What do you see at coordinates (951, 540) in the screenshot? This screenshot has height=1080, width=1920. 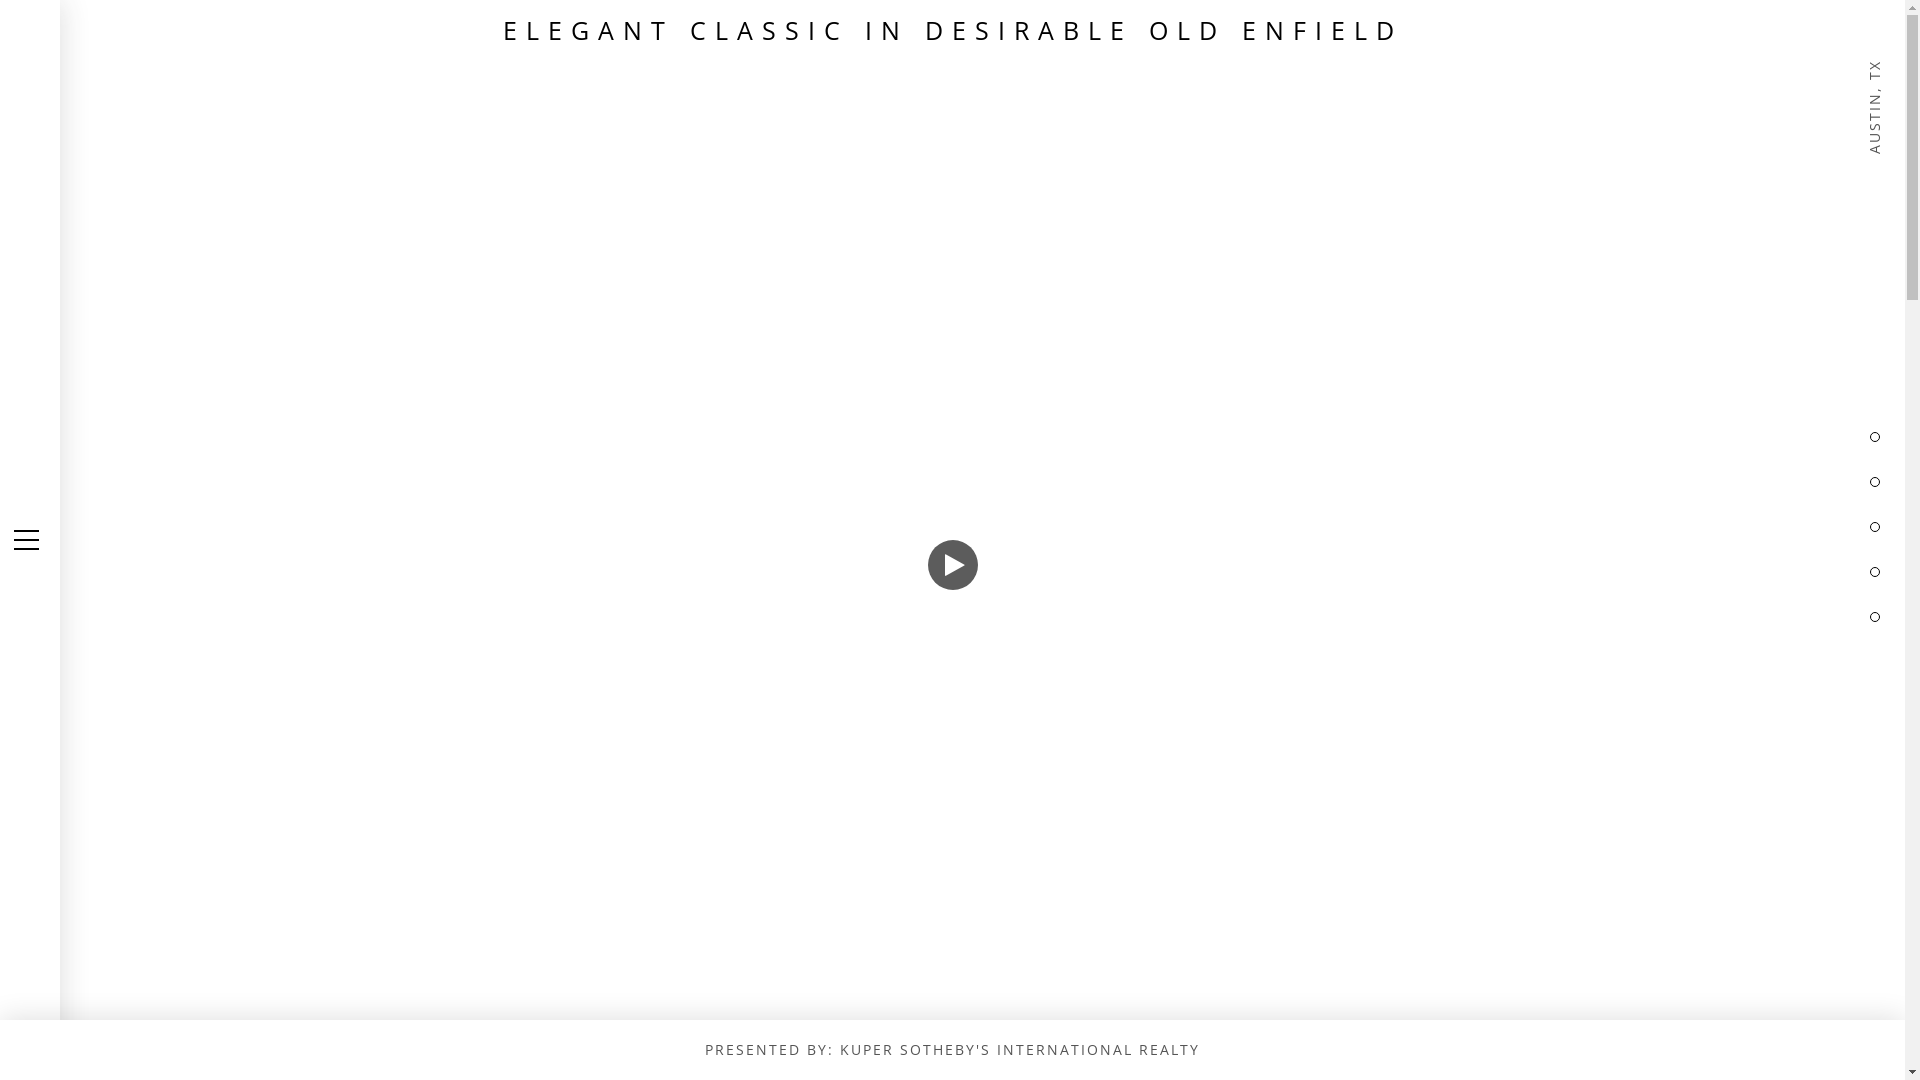 I see `'Listing Video'` at bounding box center [951, 540].